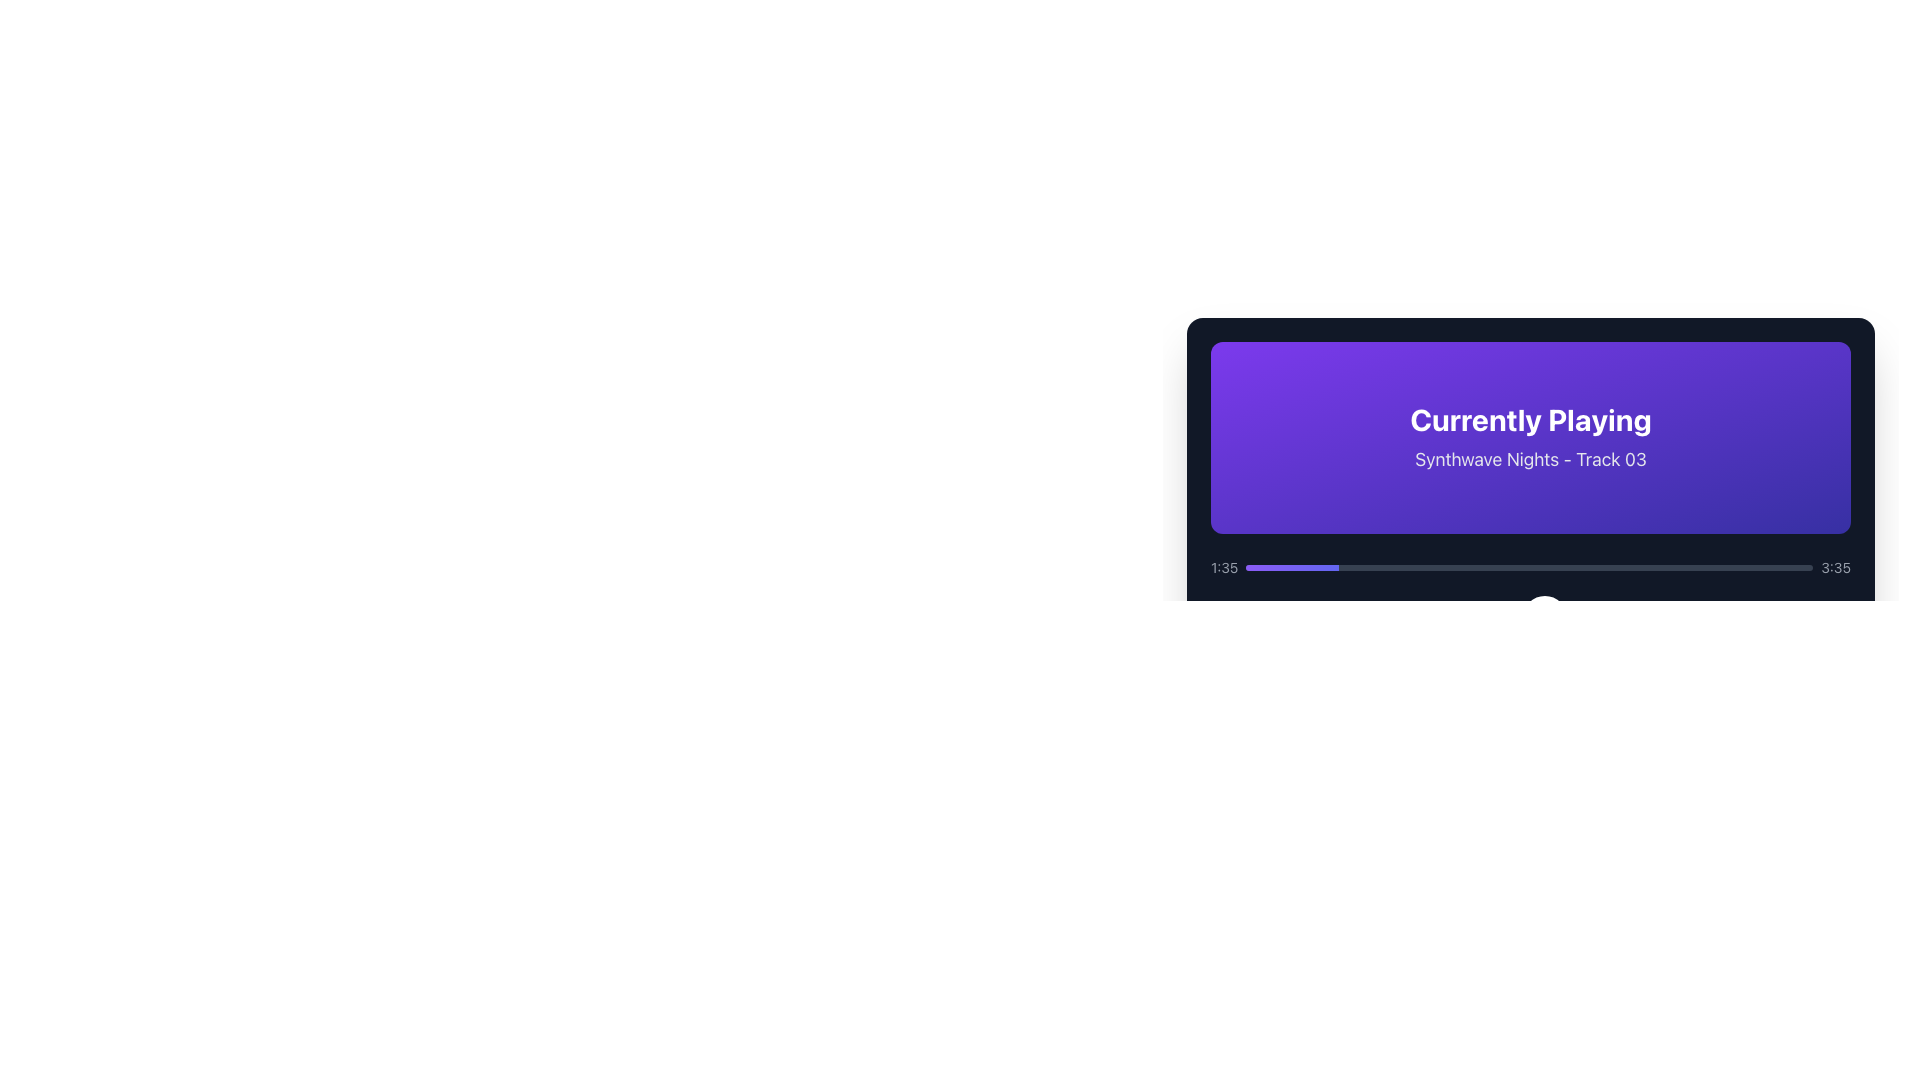  What do you see at coordinates (1487, 567) in the screenshot?
I see `the playback progress` at bounding box center [1487, 567].